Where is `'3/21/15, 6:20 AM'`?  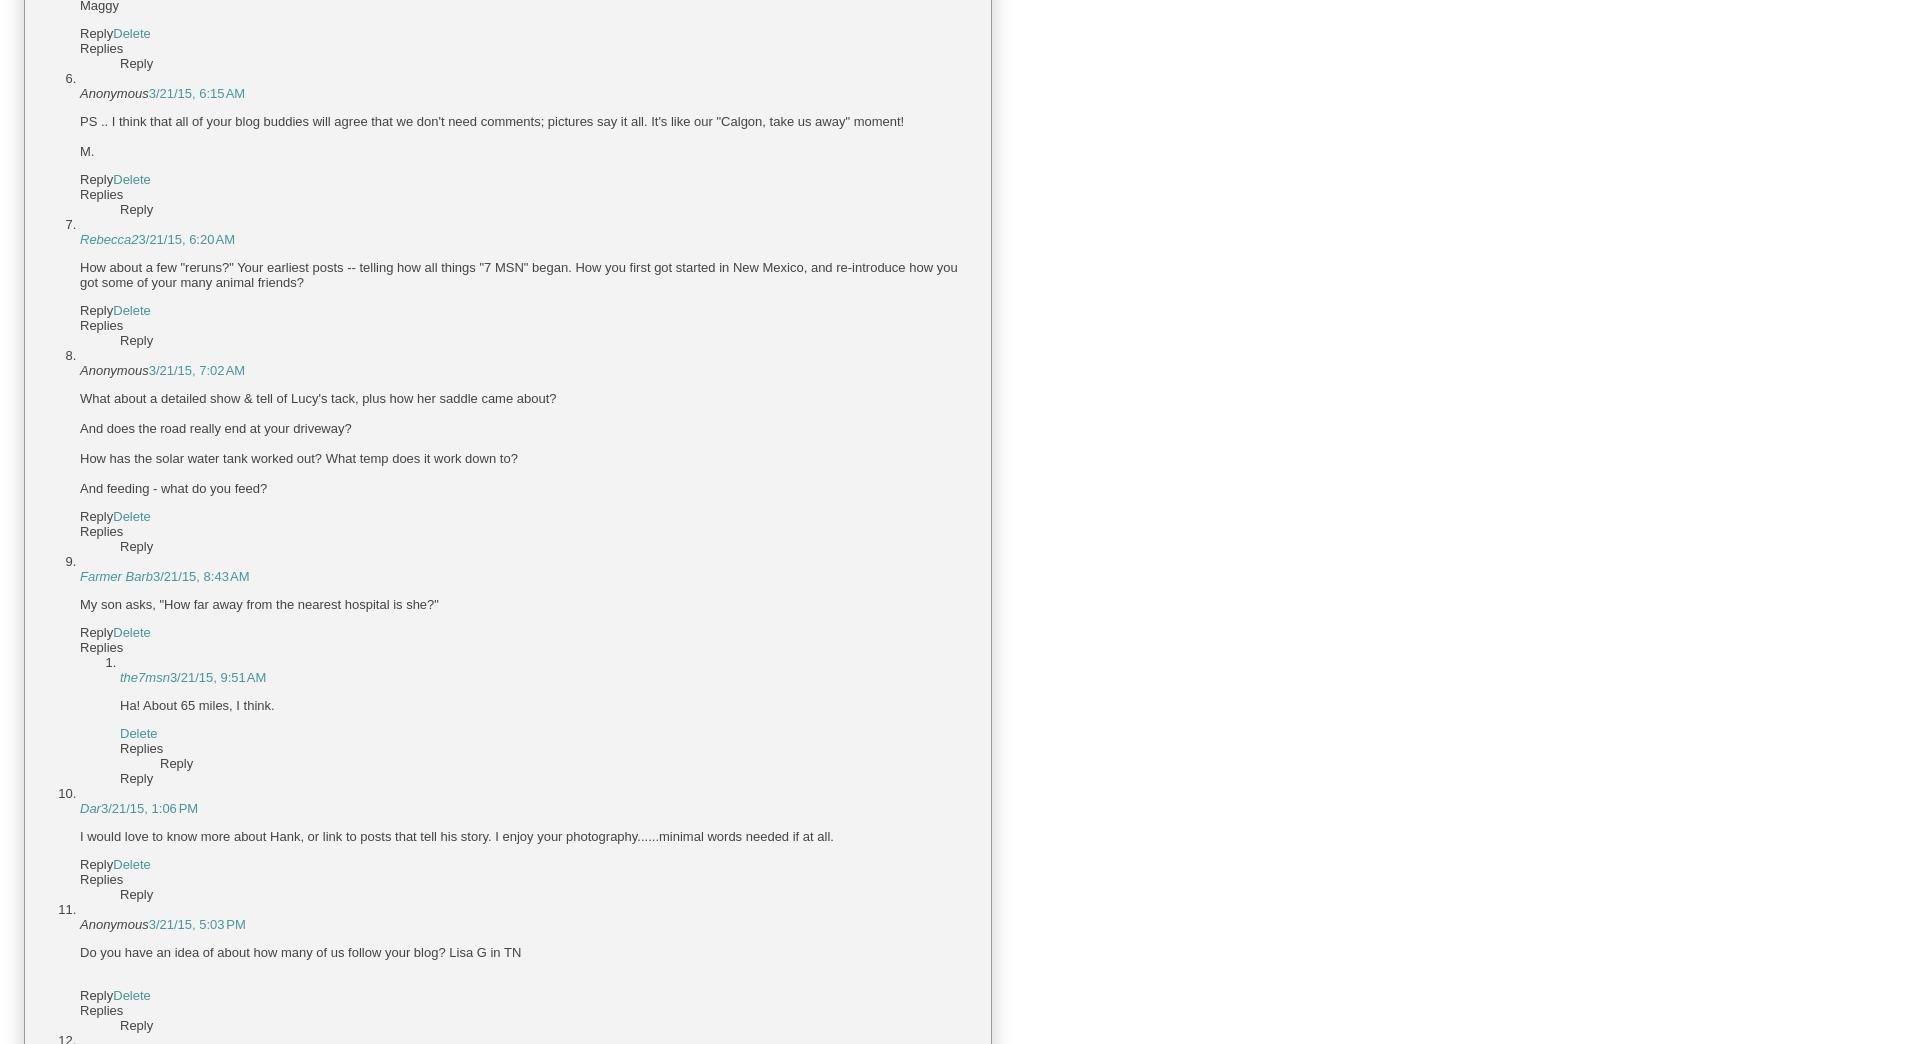 '3/21/15, 6:20 AM' is located at coordinates (185, 239).